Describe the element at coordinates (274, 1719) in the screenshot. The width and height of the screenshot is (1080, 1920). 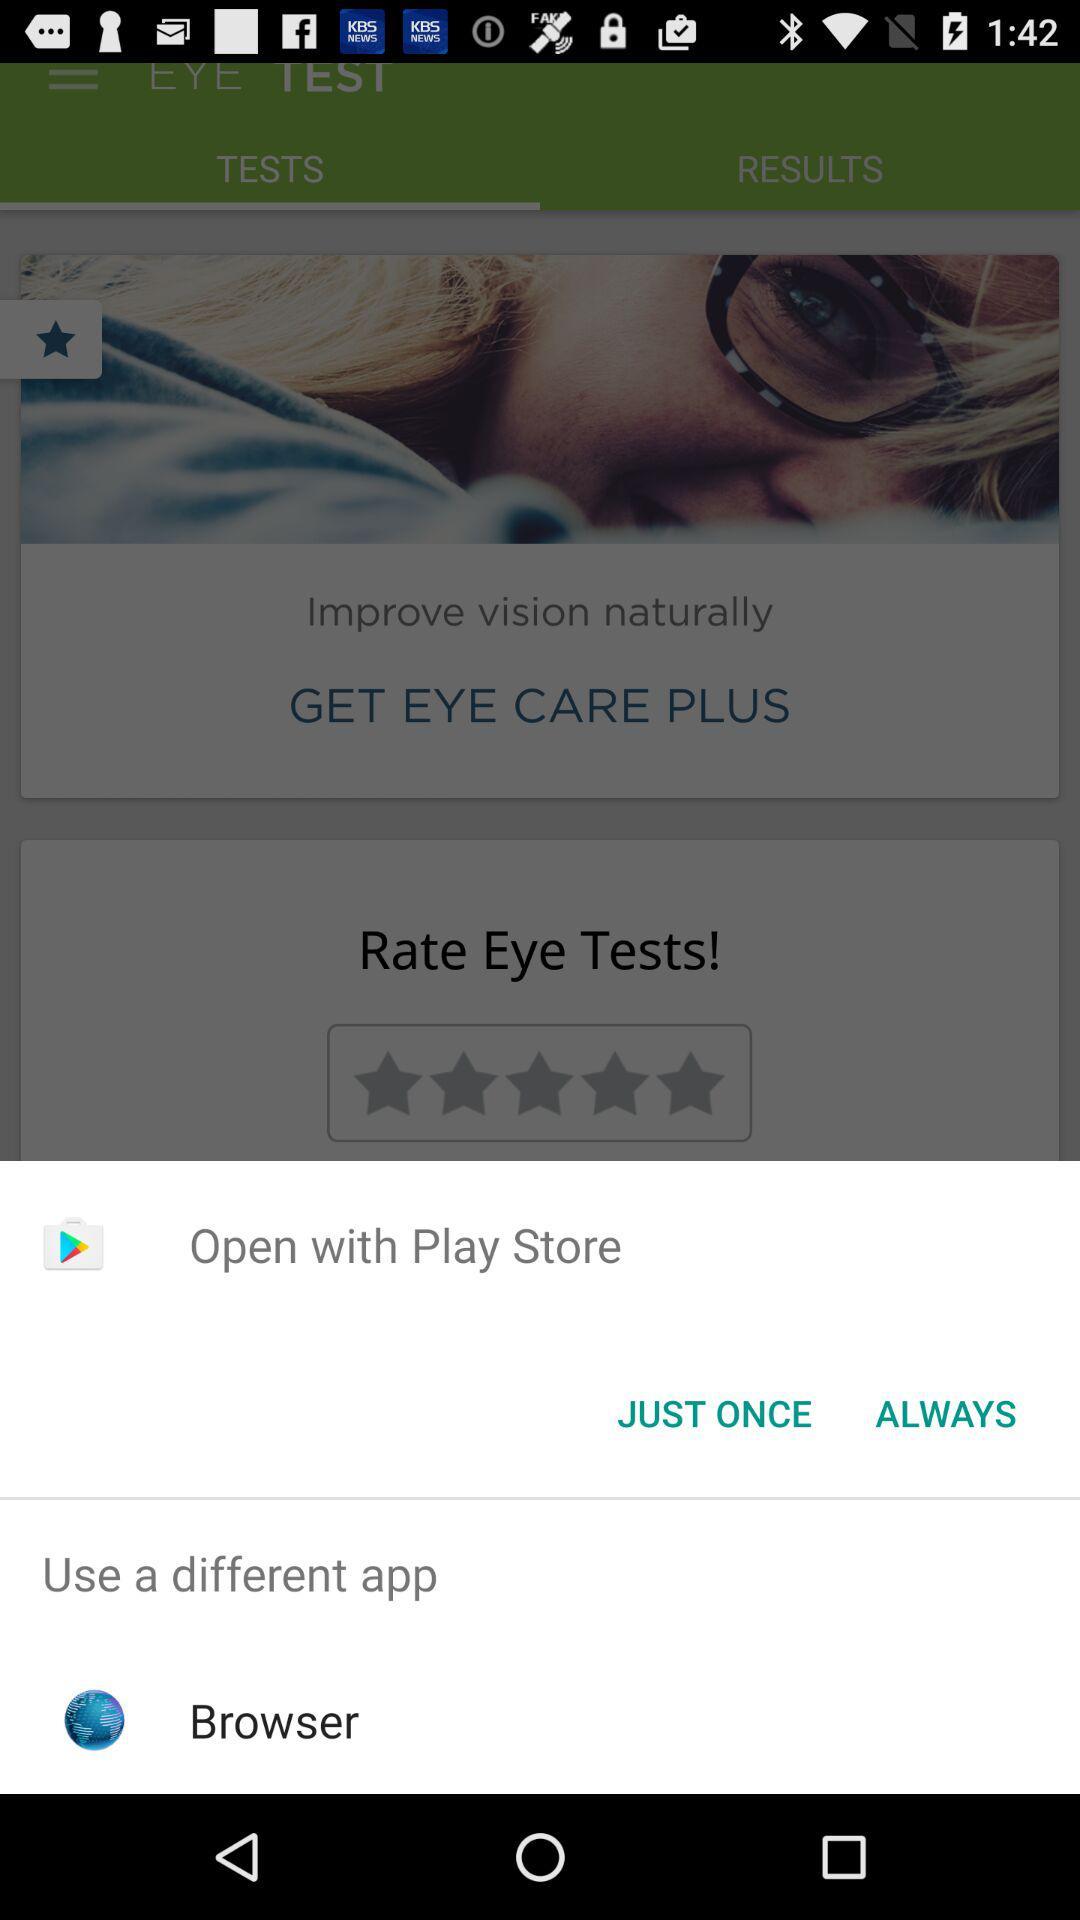
I see `the browser item` at that location.